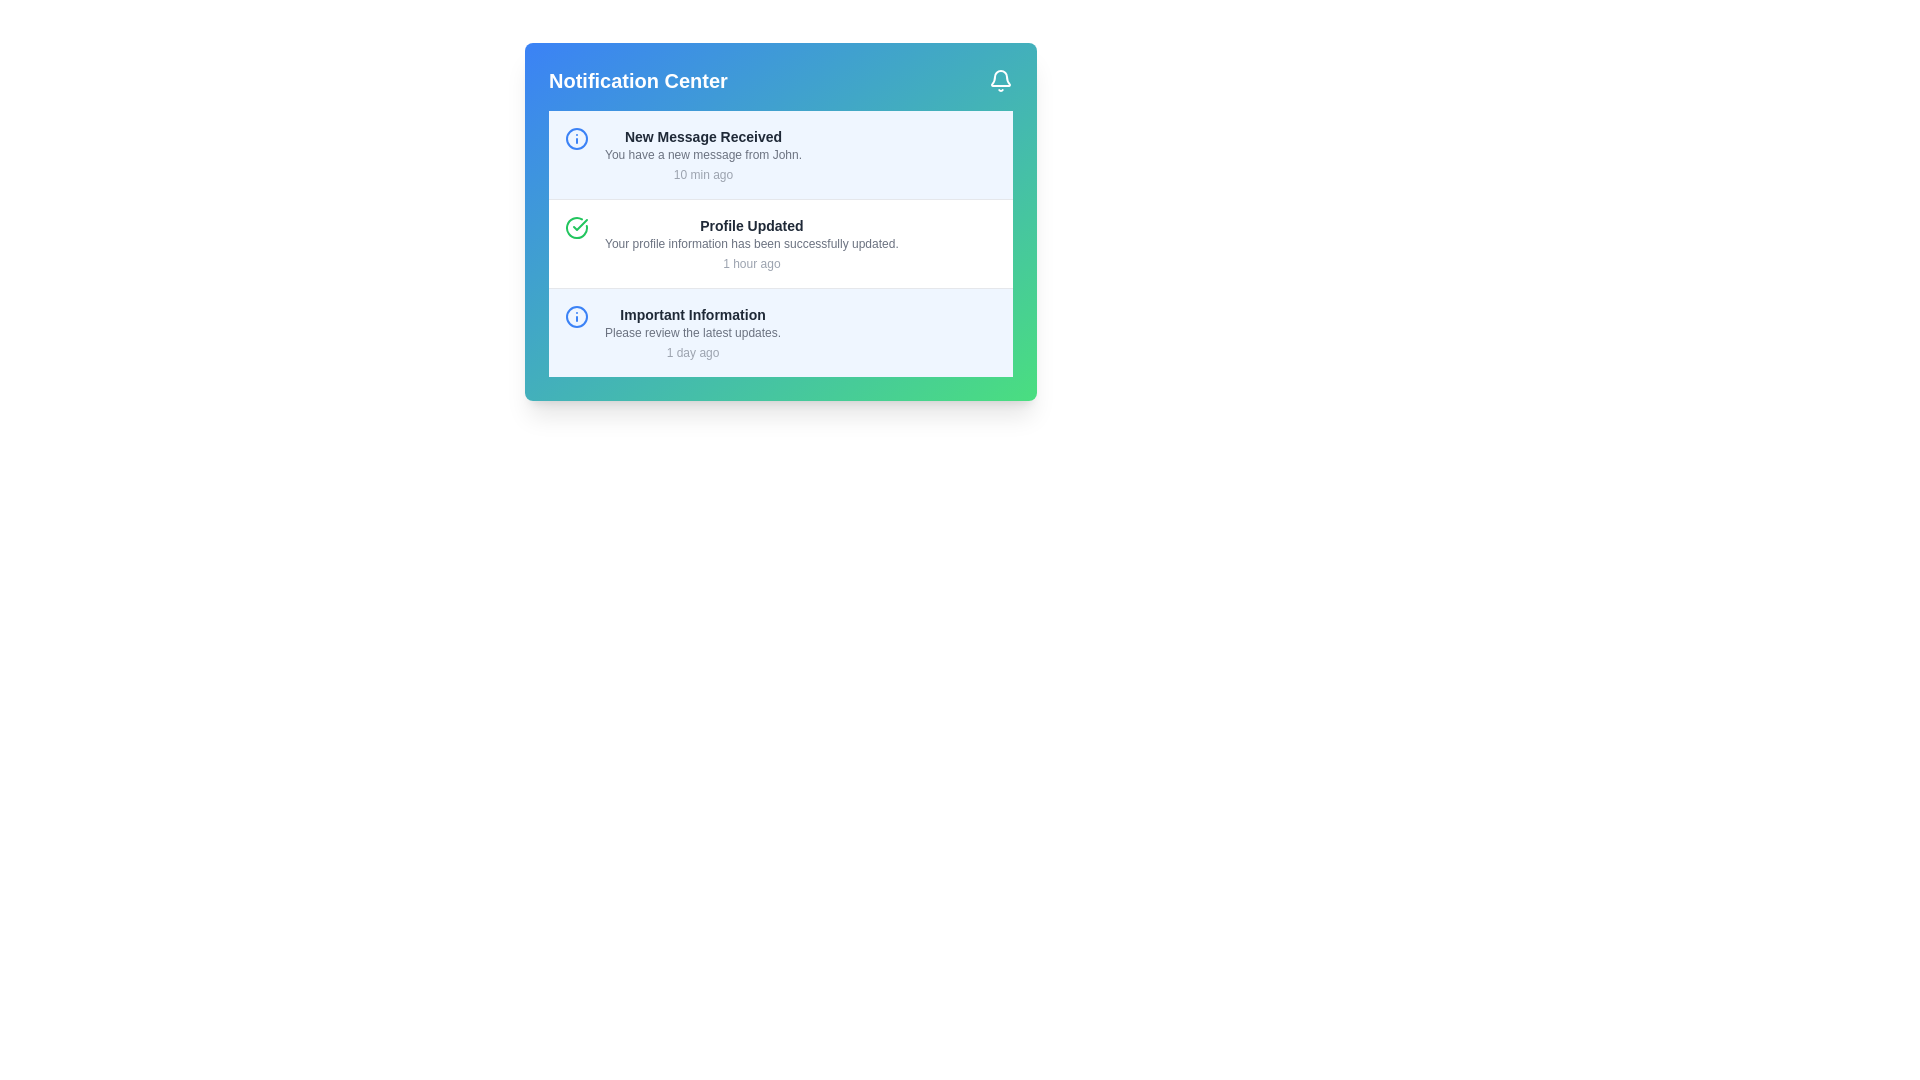 This screenshot has width=1920, height=1080. I want to click on the blue and white circular icon with an 'i' symbol that is located to the left of the 'Important Information' heading, so click(575, 315).